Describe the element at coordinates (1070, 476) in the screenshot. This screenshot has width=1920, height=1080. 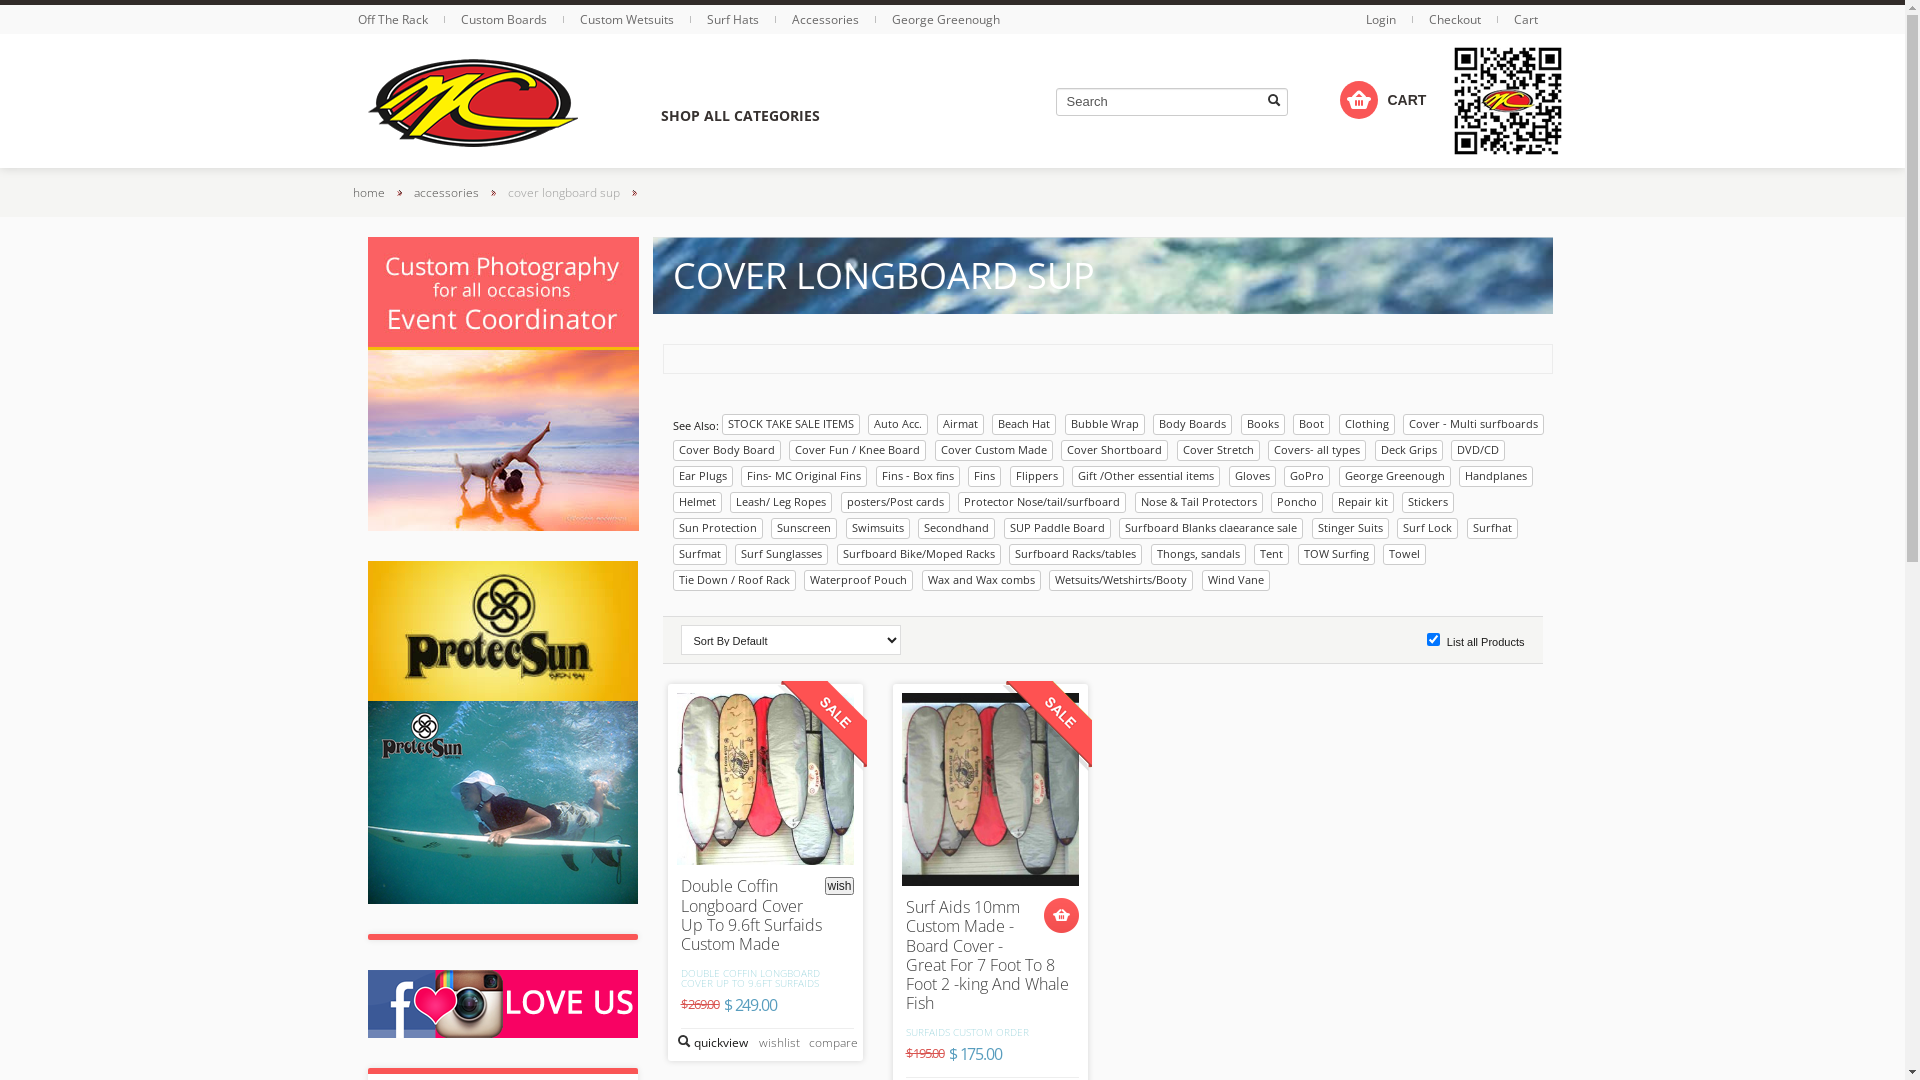
I see `'Gift /Other essential items'` at that location.